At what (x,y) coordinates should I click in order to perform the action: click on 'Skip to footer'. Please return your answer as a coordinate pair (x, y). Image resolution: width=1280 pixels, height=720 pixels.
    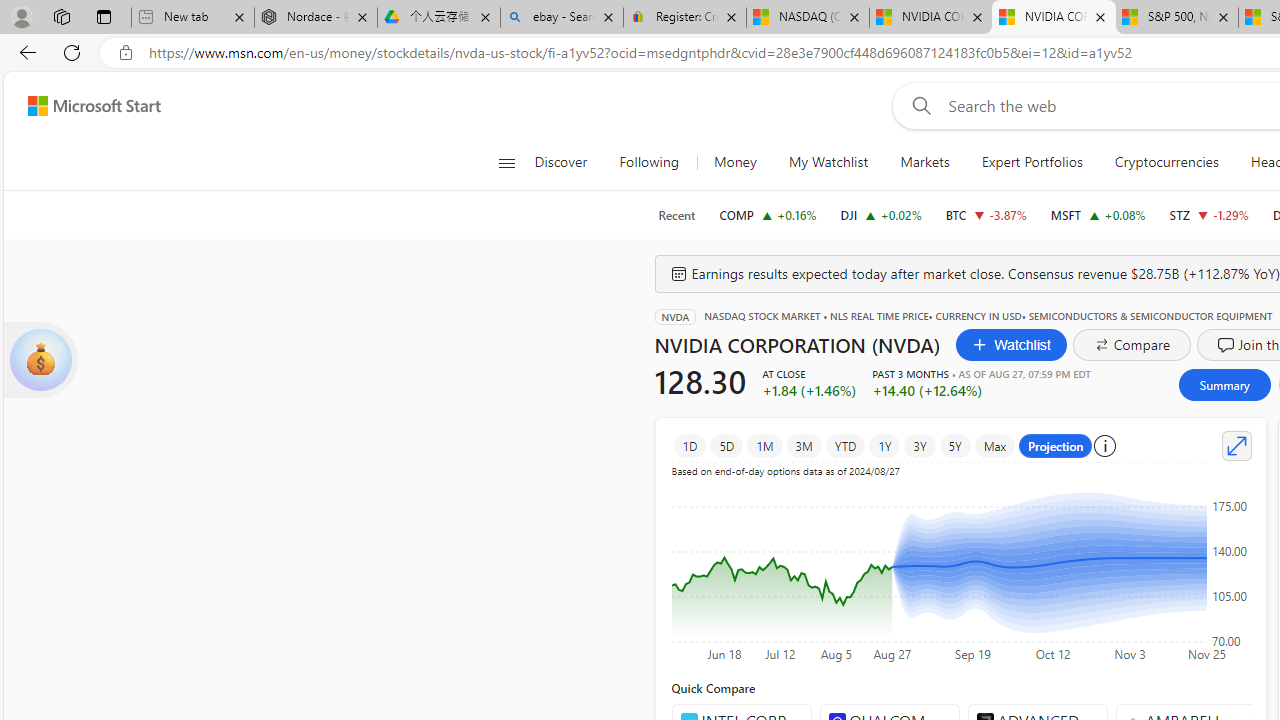
    Looking at the image, I should click on (81, 105).